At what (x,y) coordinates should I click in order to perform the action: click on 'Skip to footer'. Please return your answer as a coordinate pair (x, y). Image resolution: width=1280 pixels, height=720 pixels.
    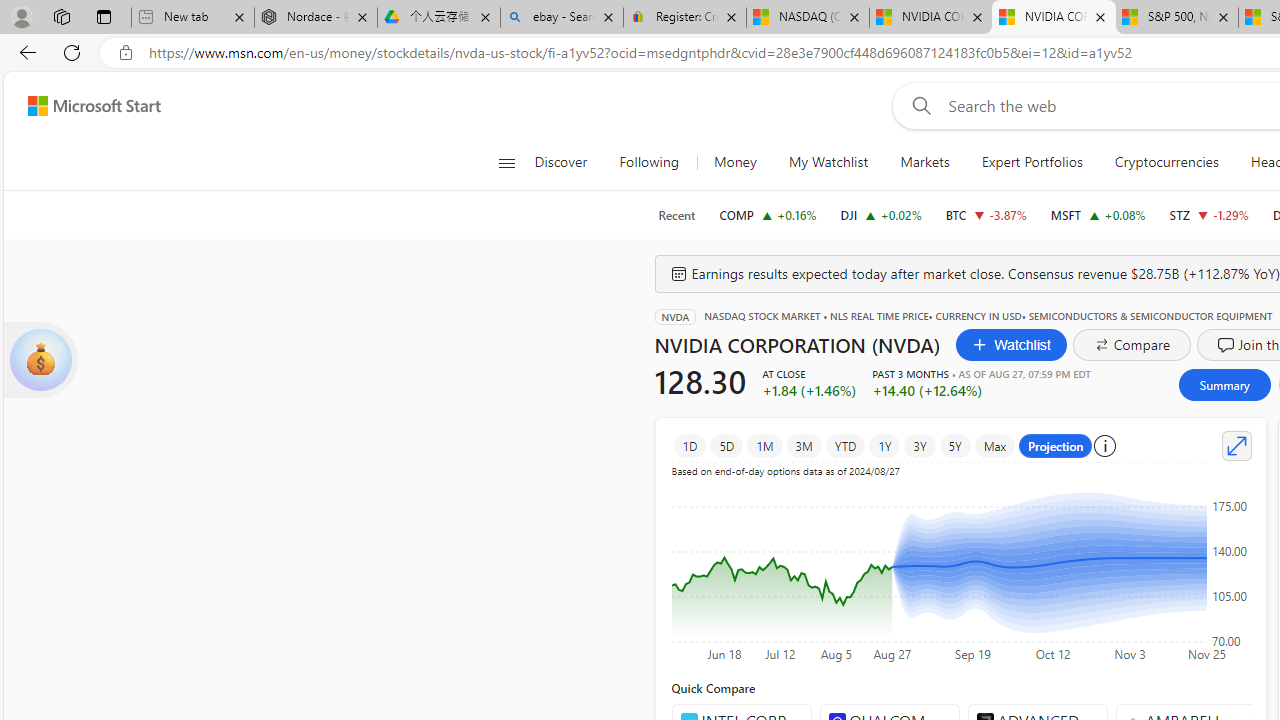
    Looking at the image, I should click on (81, 105).